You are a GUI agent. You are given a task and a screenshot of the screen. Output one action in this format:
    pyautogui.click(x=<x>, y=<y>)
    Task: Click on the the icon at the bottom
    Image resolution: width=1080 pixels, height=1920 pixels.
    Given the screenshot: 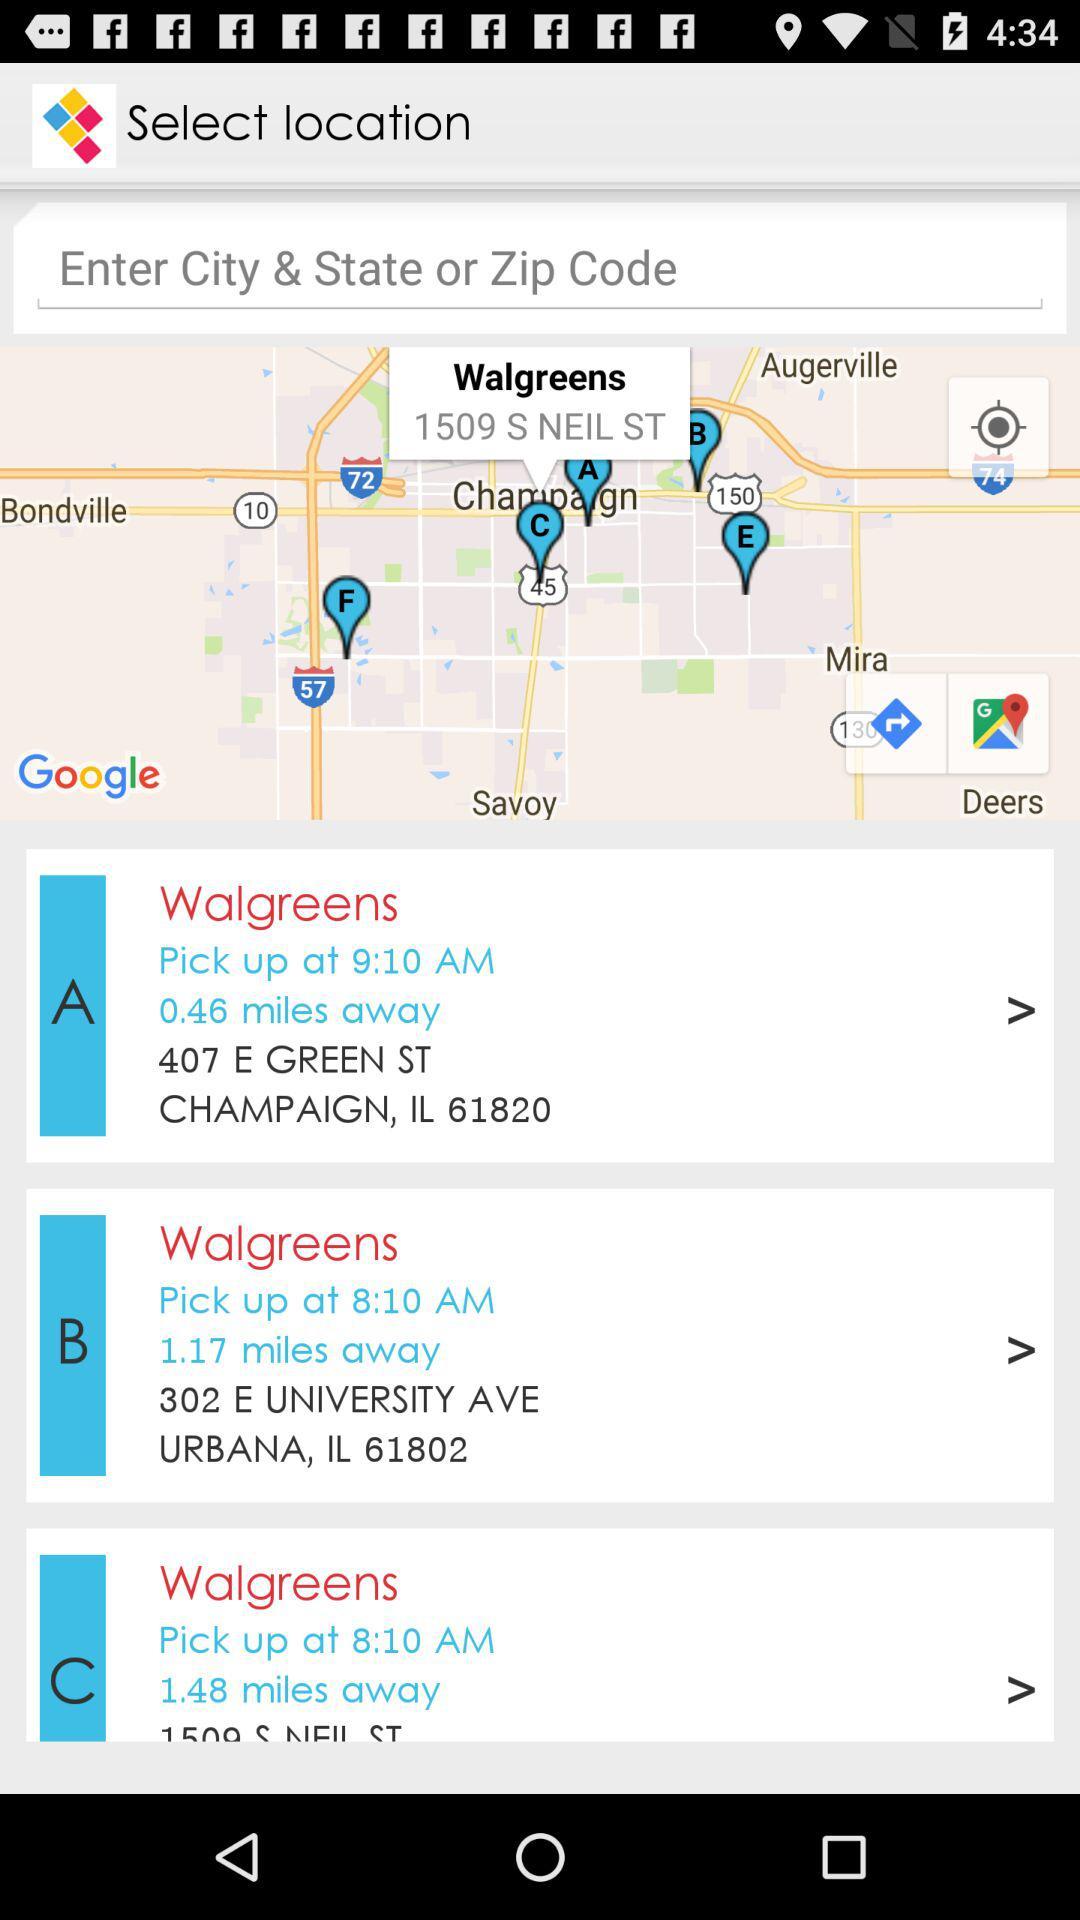 What is the action you would take?
    pyautogui.click(x=540, y=1489)
    